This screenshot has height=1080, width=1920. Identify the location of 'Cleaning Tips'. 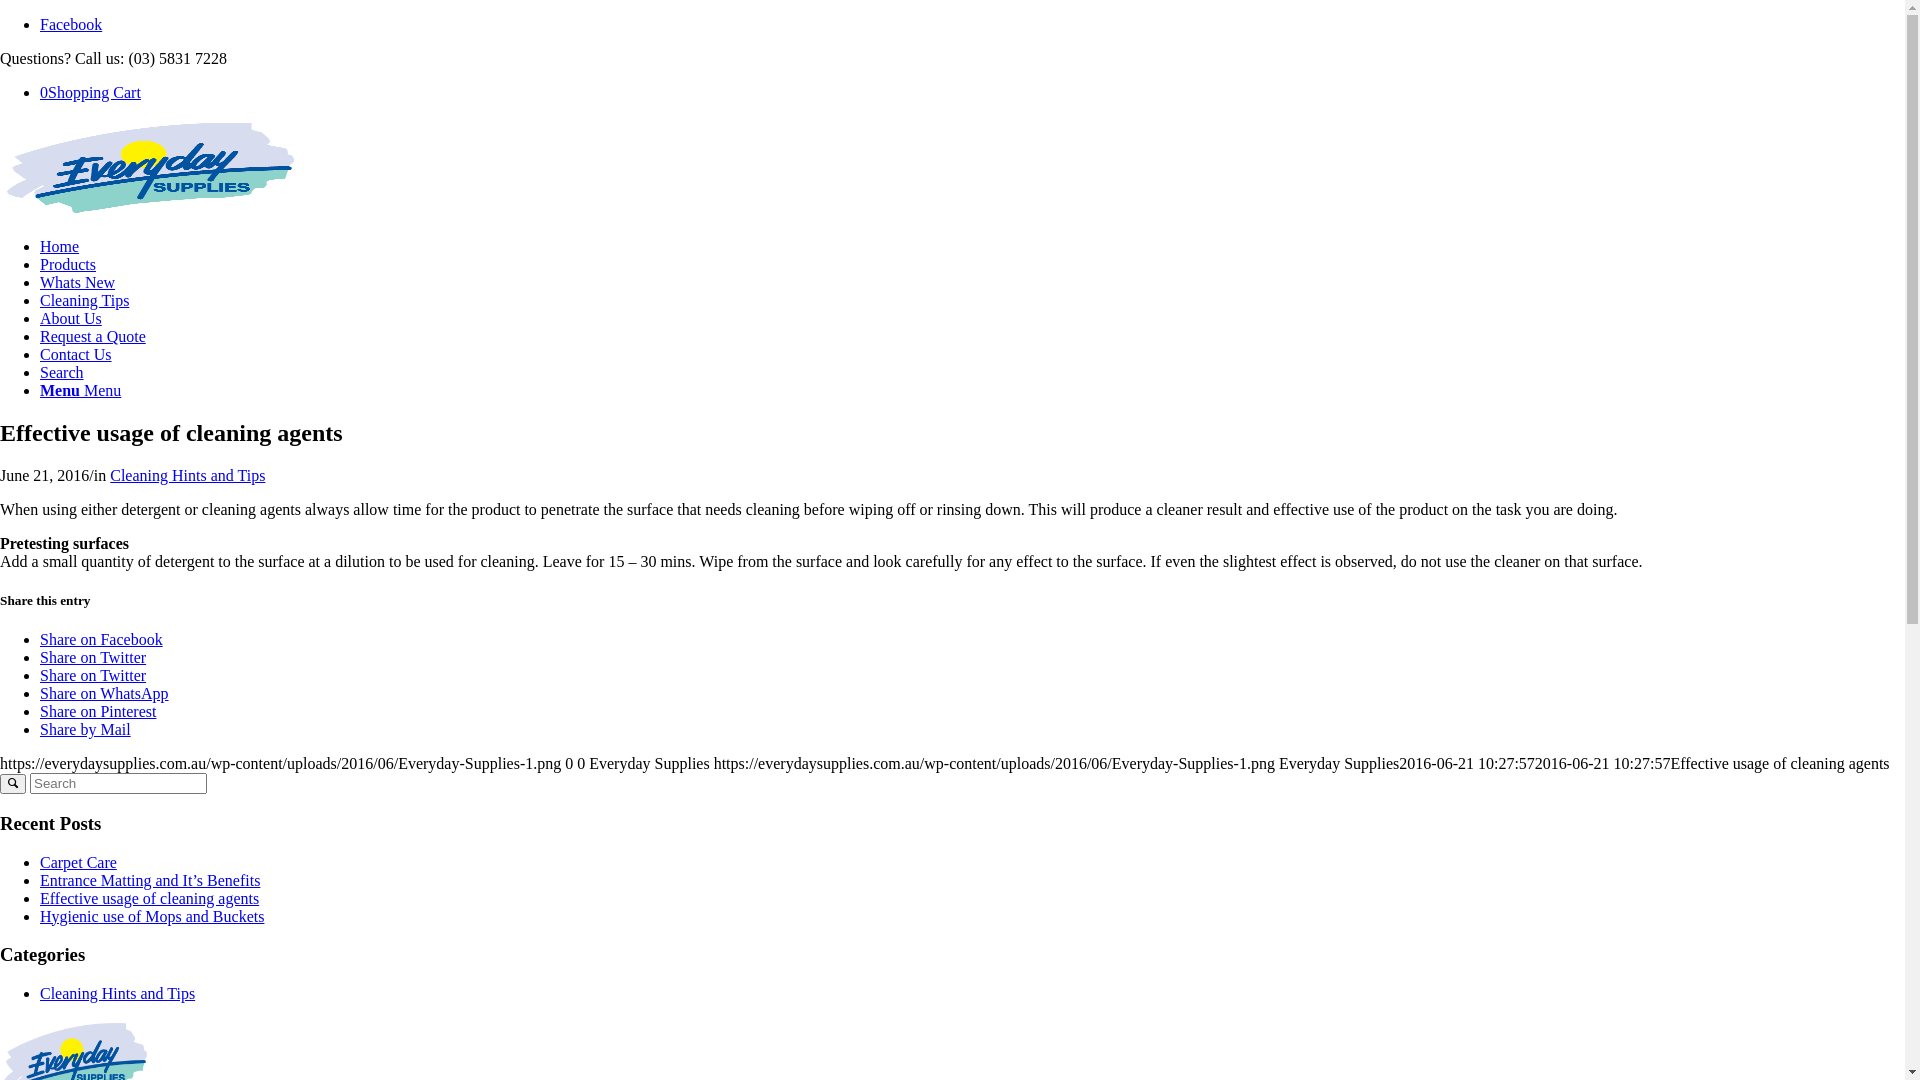
(83, 300).